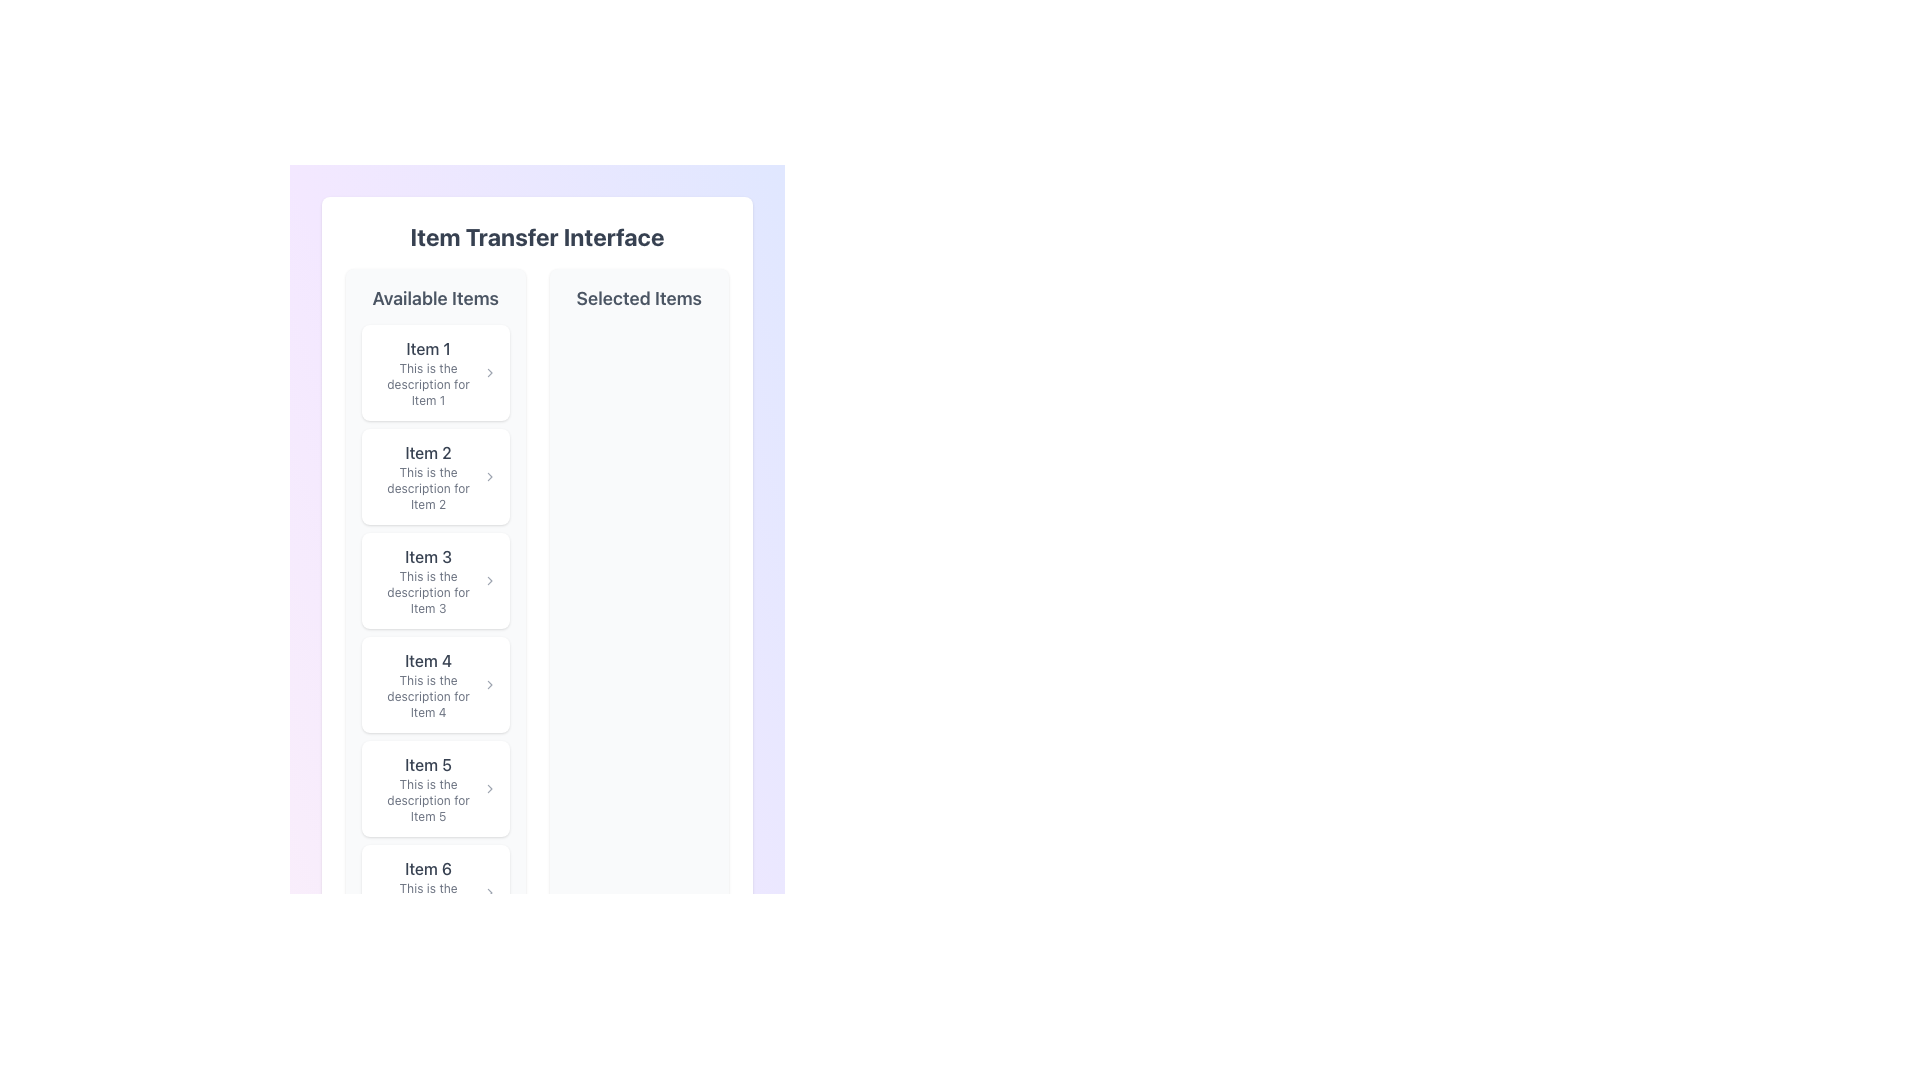  I want to click on text label 'Selected Items' which is styled as a header in a larger, bold font and located at the top-right section of the interface, so click(638, 299).